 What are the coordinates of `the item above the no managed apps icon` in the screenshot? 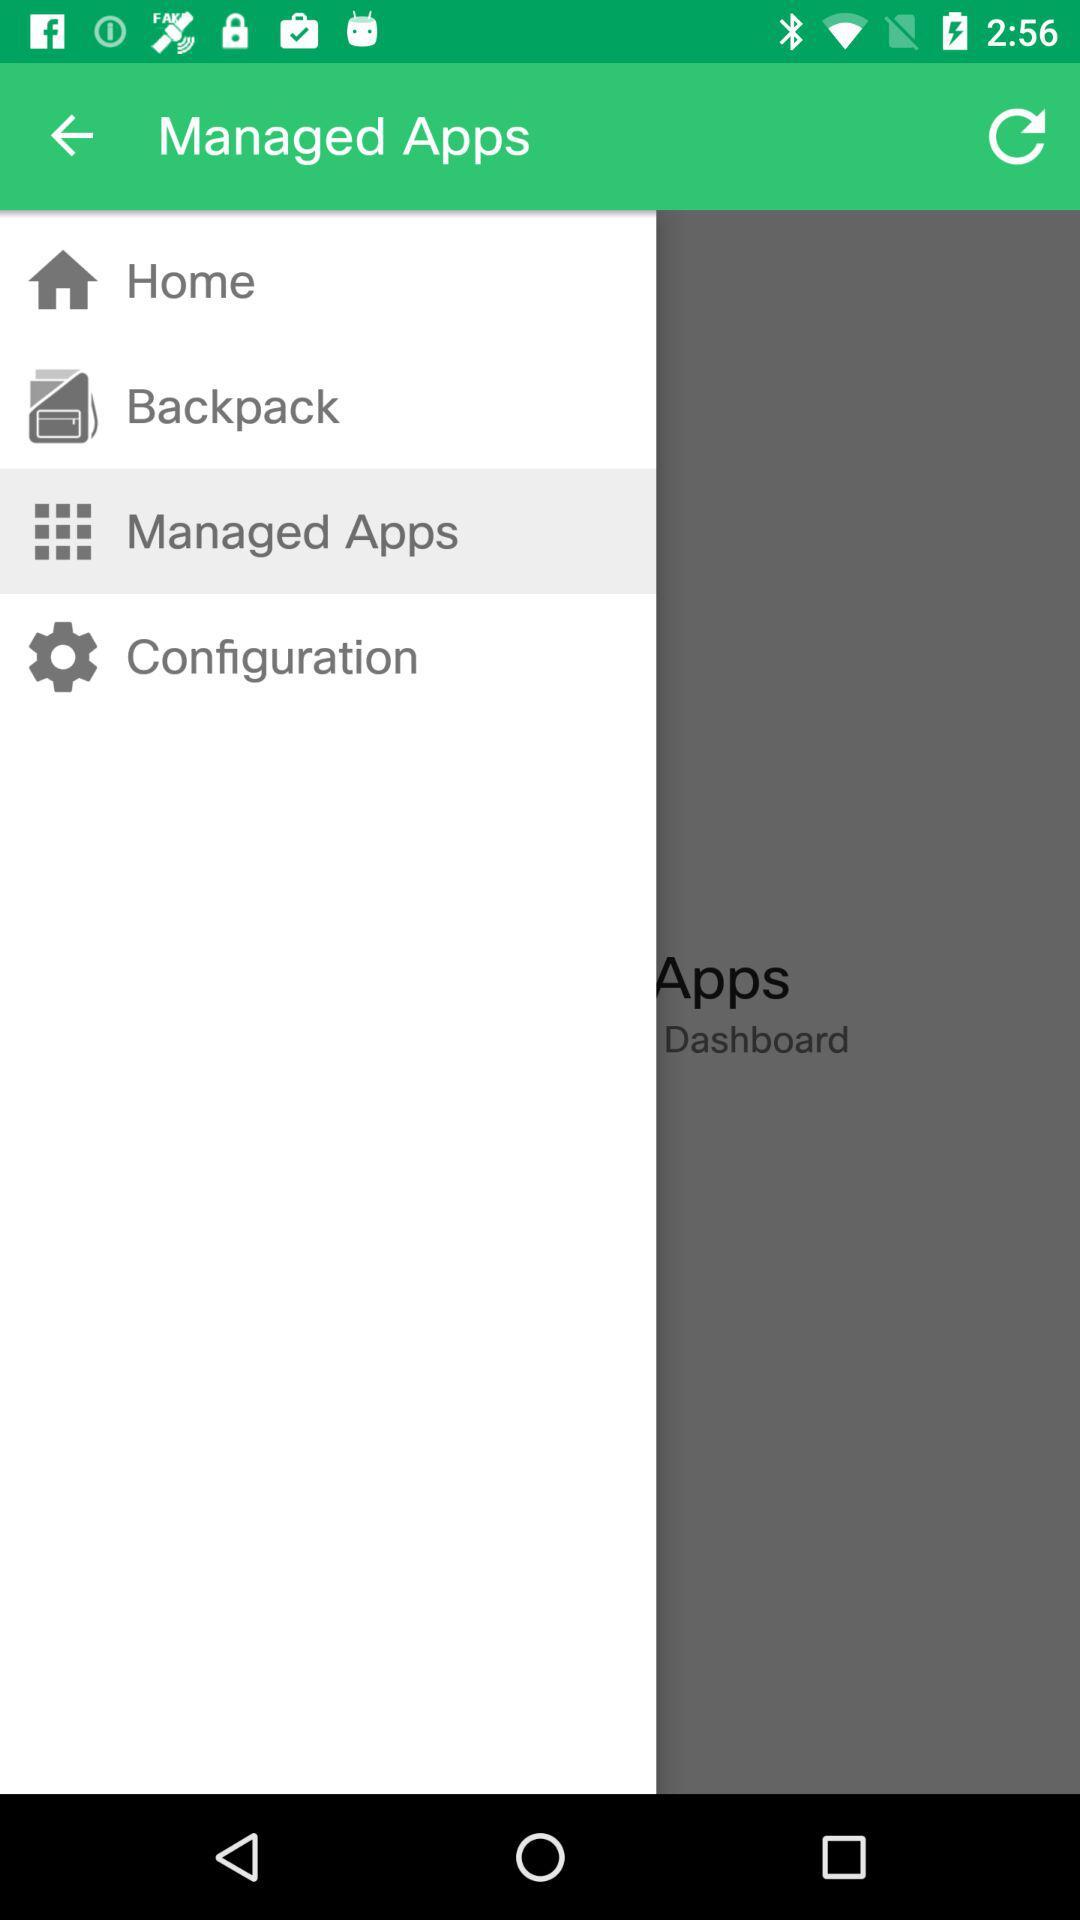 It's located at (272, 657).